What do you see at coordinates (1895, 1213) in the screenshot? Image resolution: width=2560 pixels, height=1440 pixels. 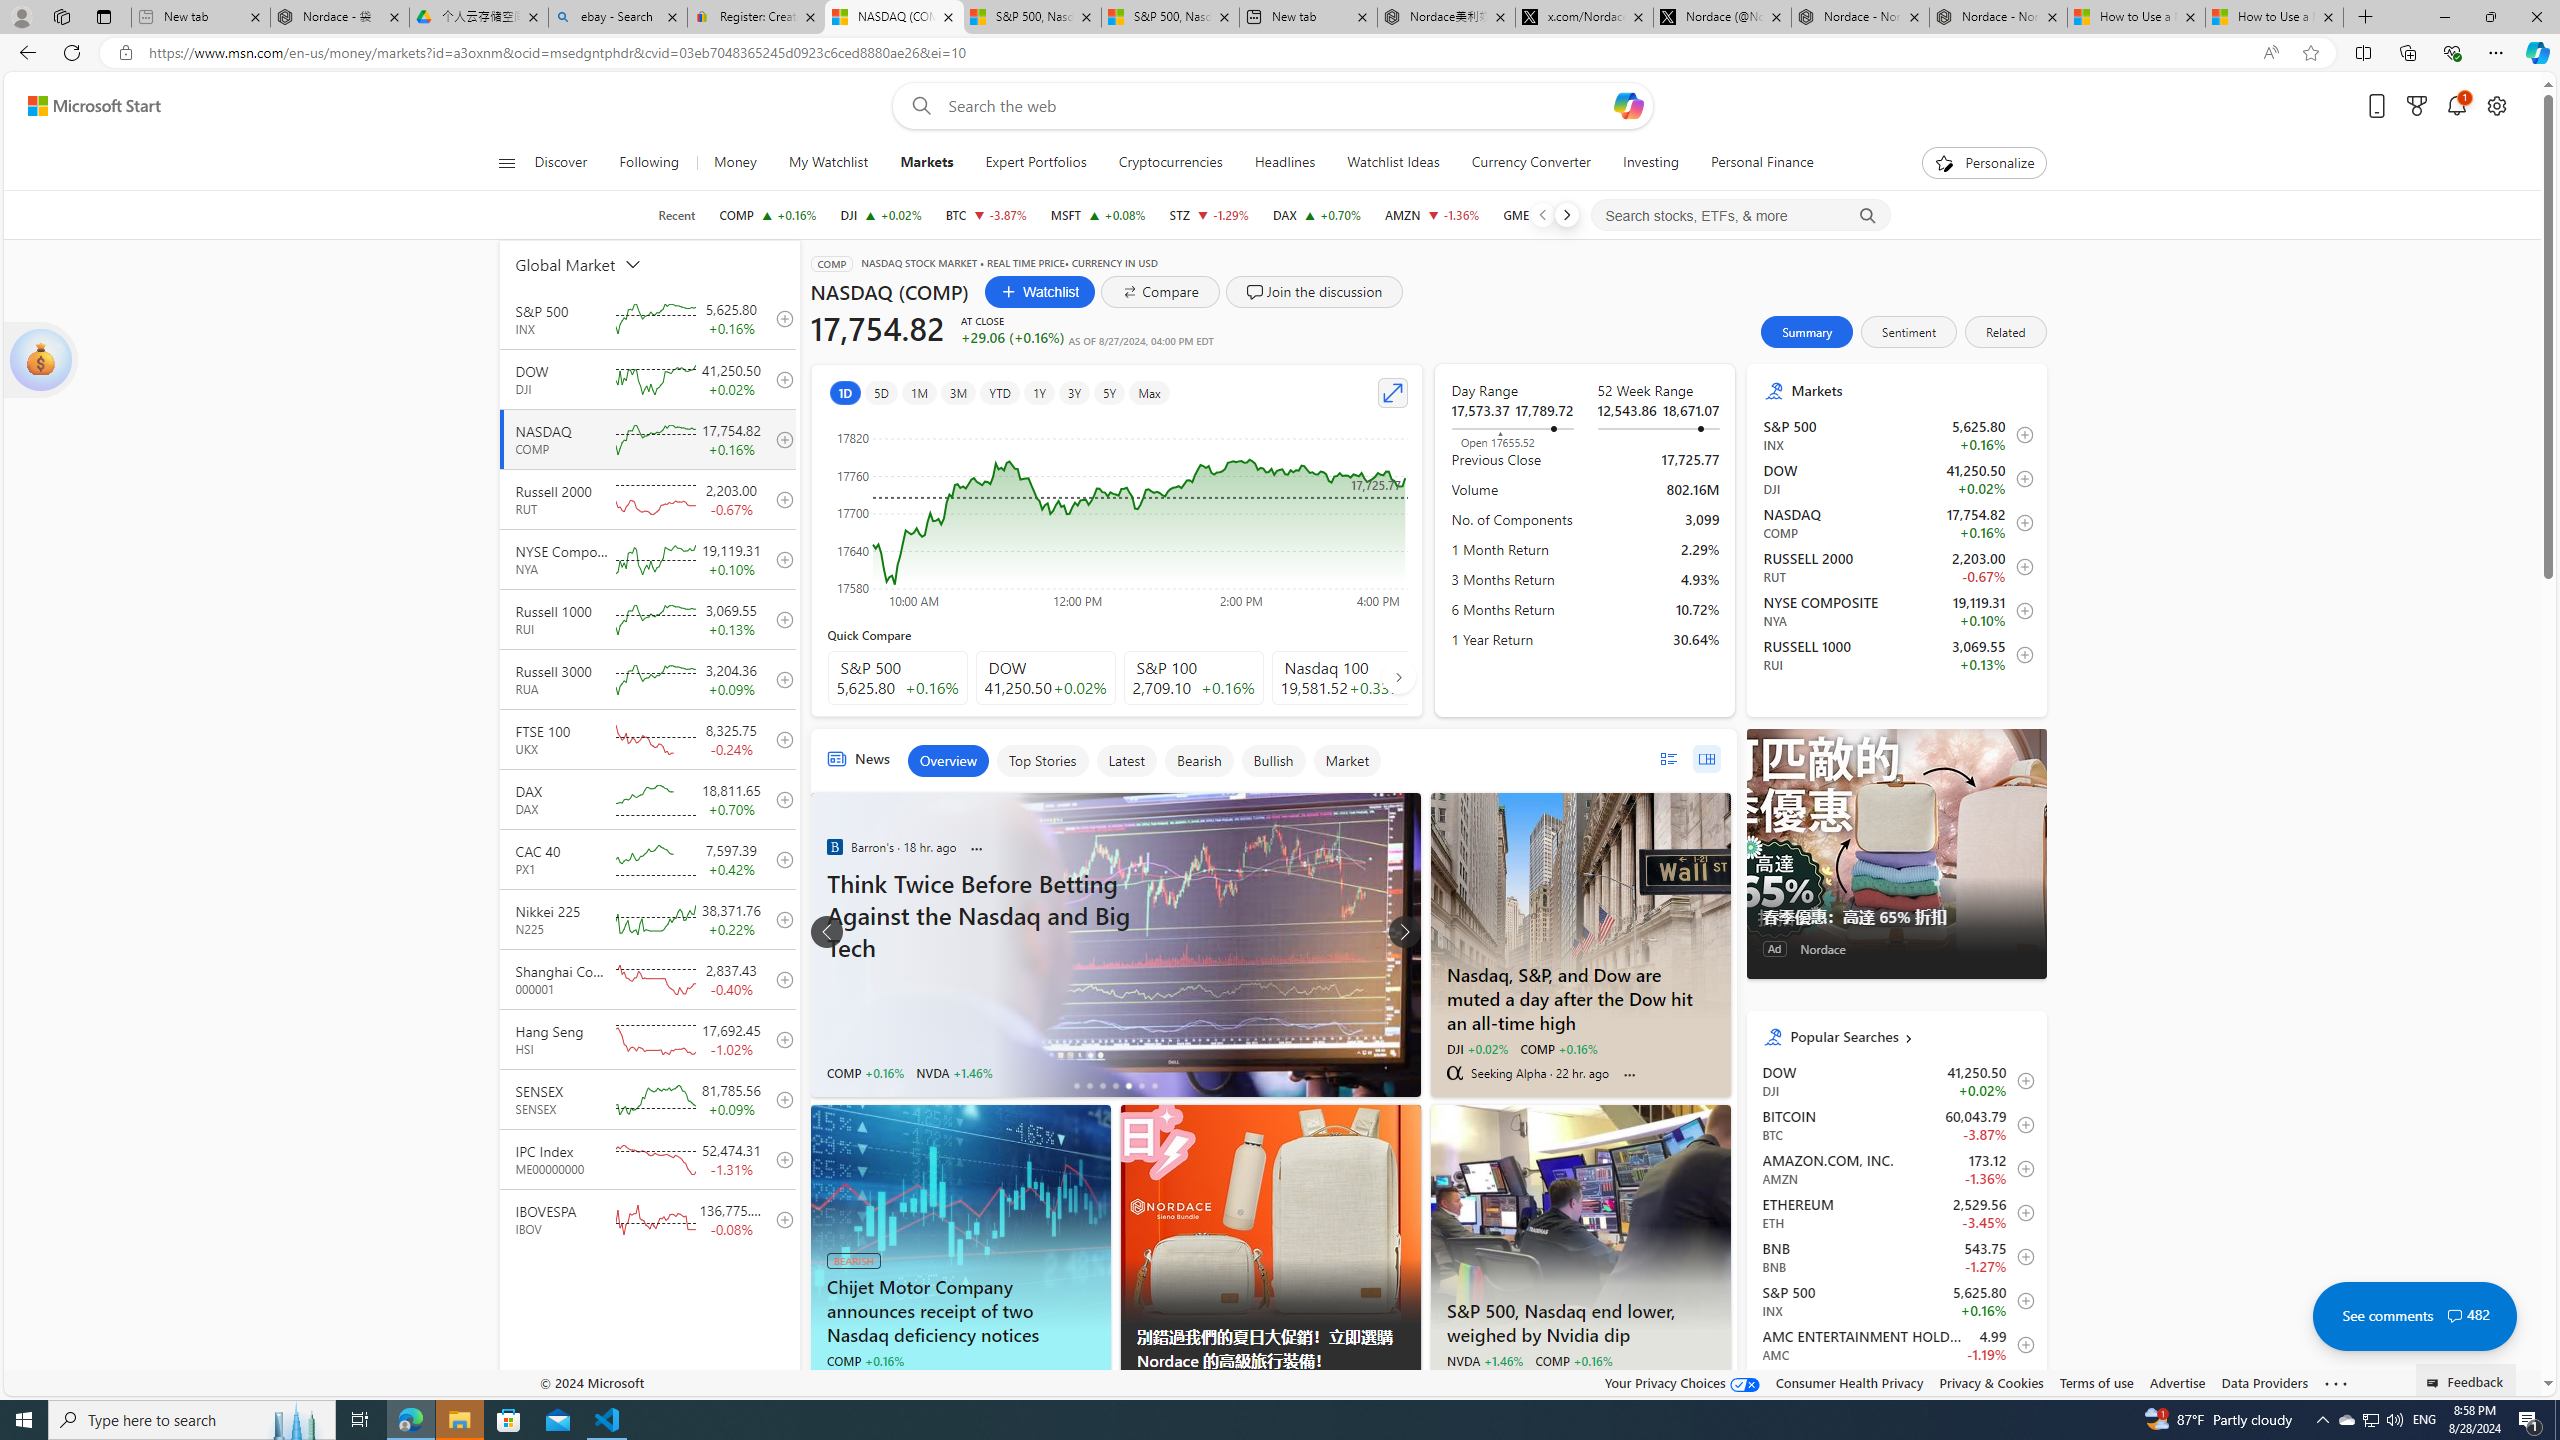 I see `'ETH Ethereum decrease 2,529.56 -87.30 -3.45% itemundefined'` at bounding box center [1895, 1213].